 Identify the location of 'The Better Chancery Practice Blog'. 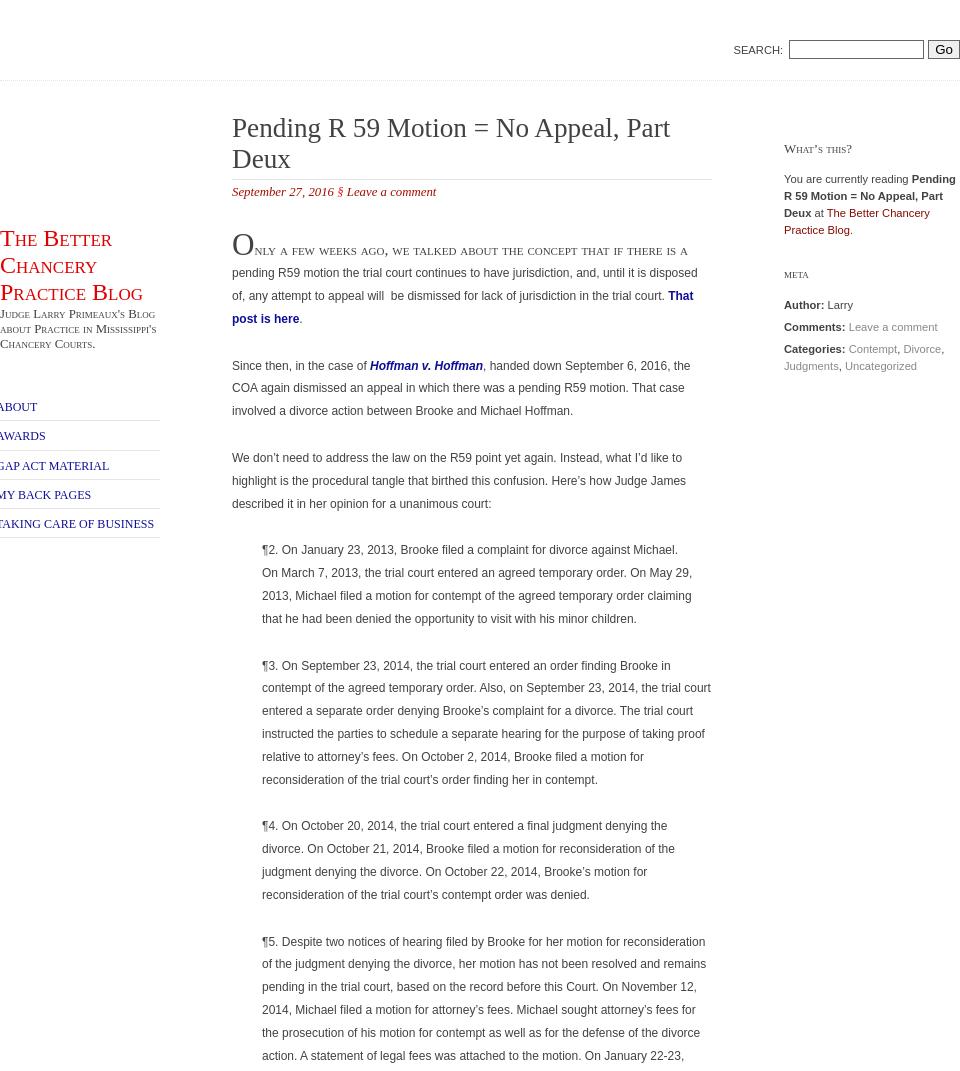
(71, 264).